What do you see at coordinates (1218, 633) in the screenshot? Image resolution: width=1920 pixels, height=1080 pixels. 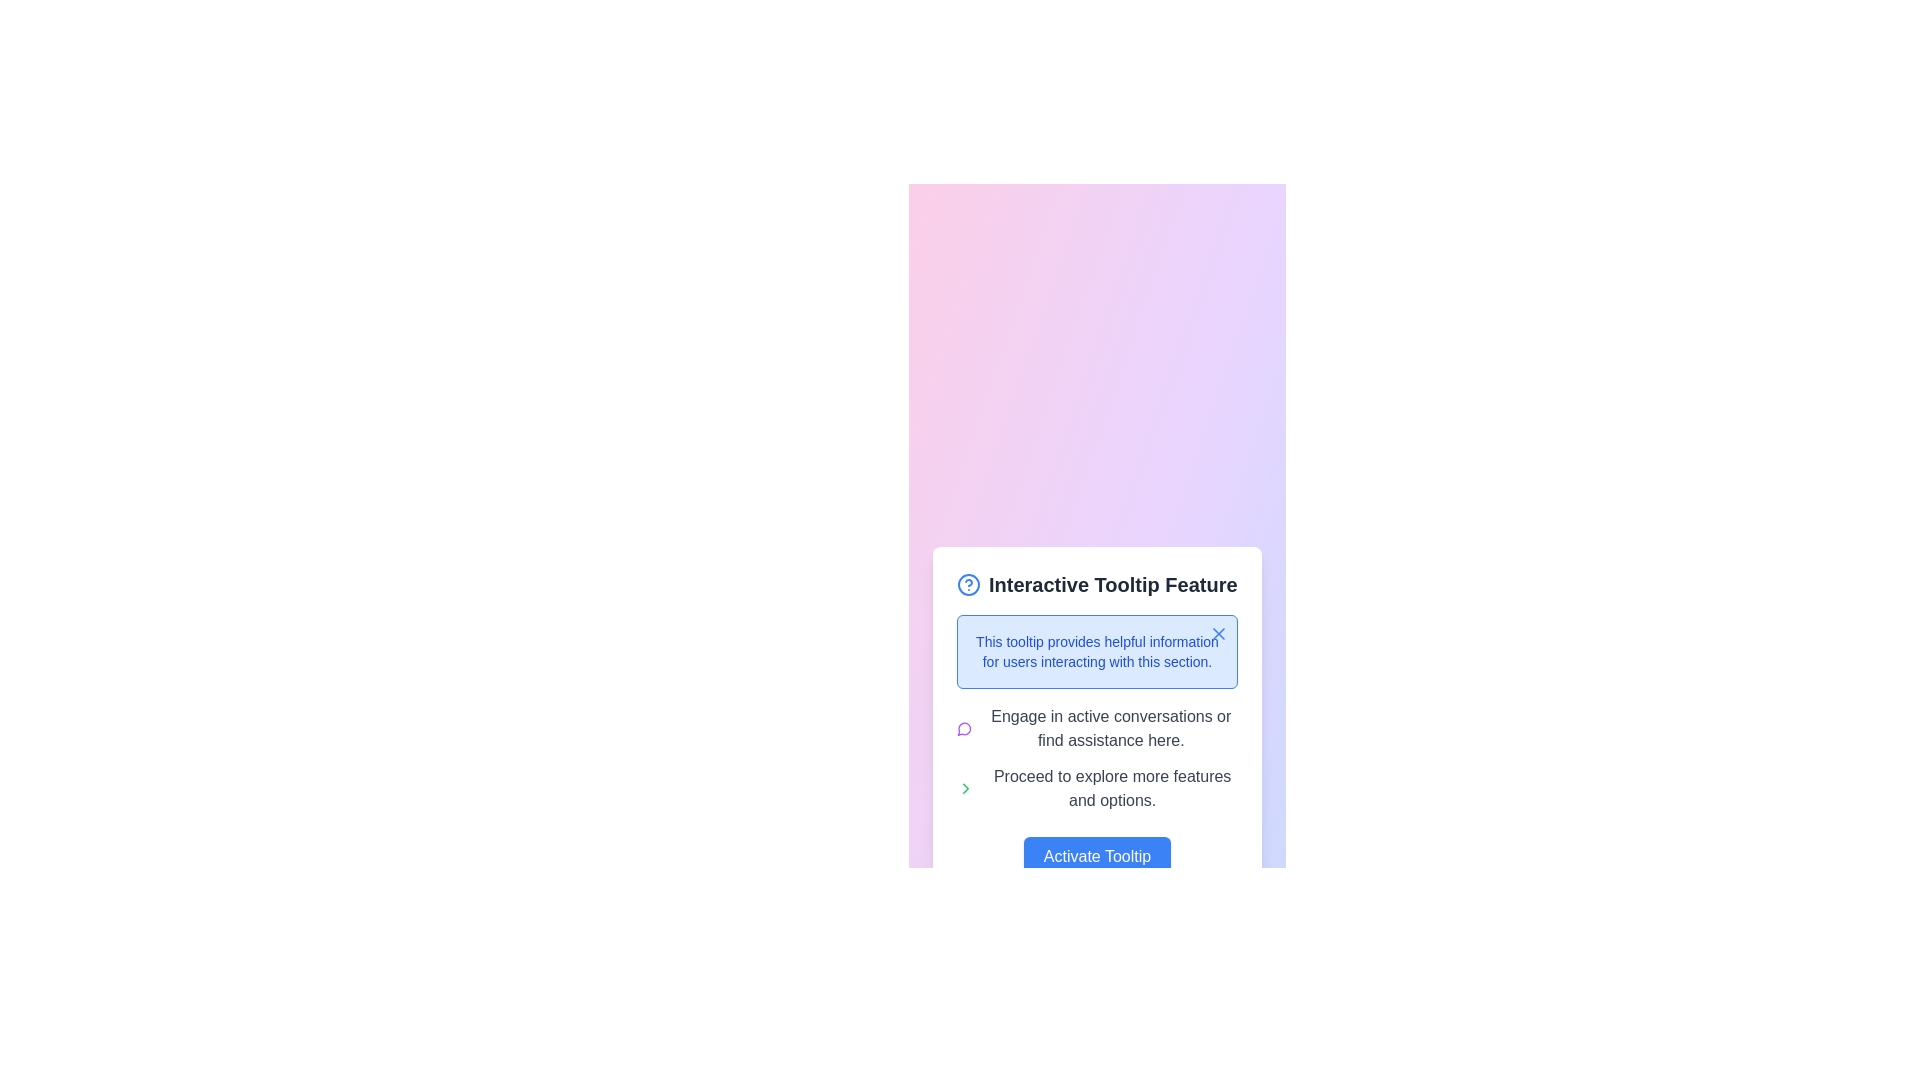 I see `the small 'X' icon located at the top-right corner of the interactive tooltip interface` at bounding box center [1218, 633].